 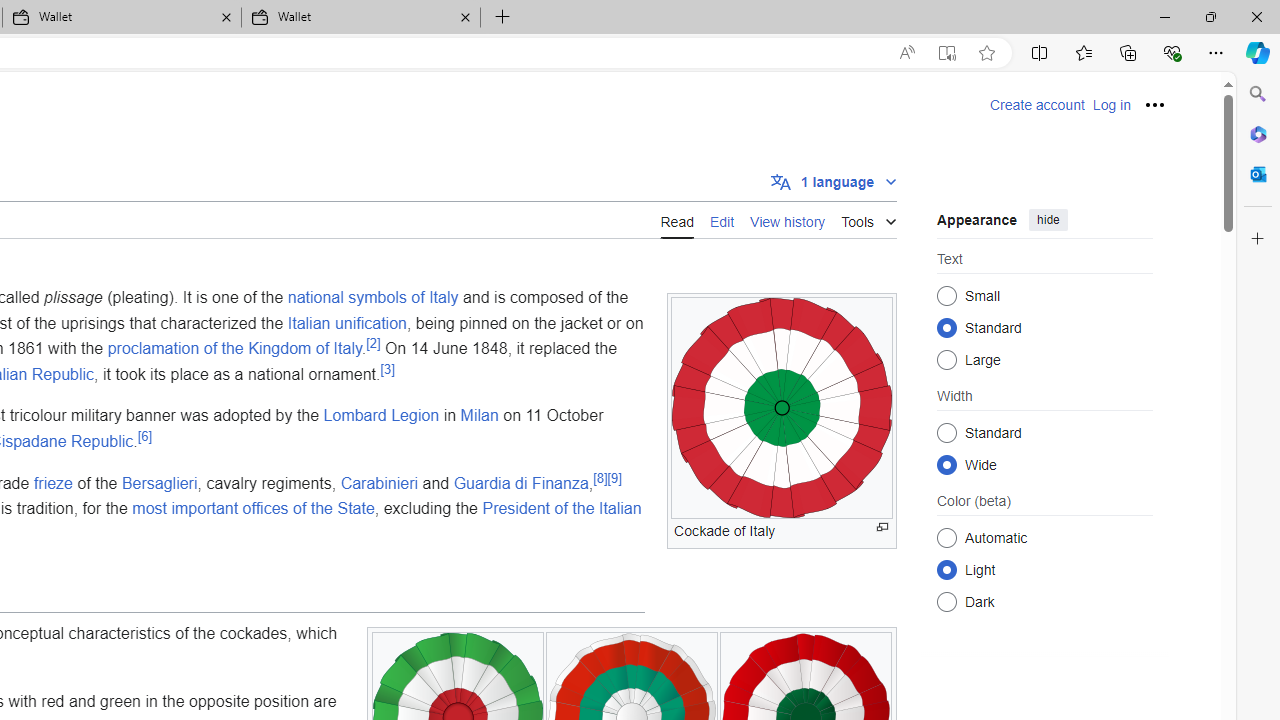 I want to click on '[8]', so click(x=599, y=478).